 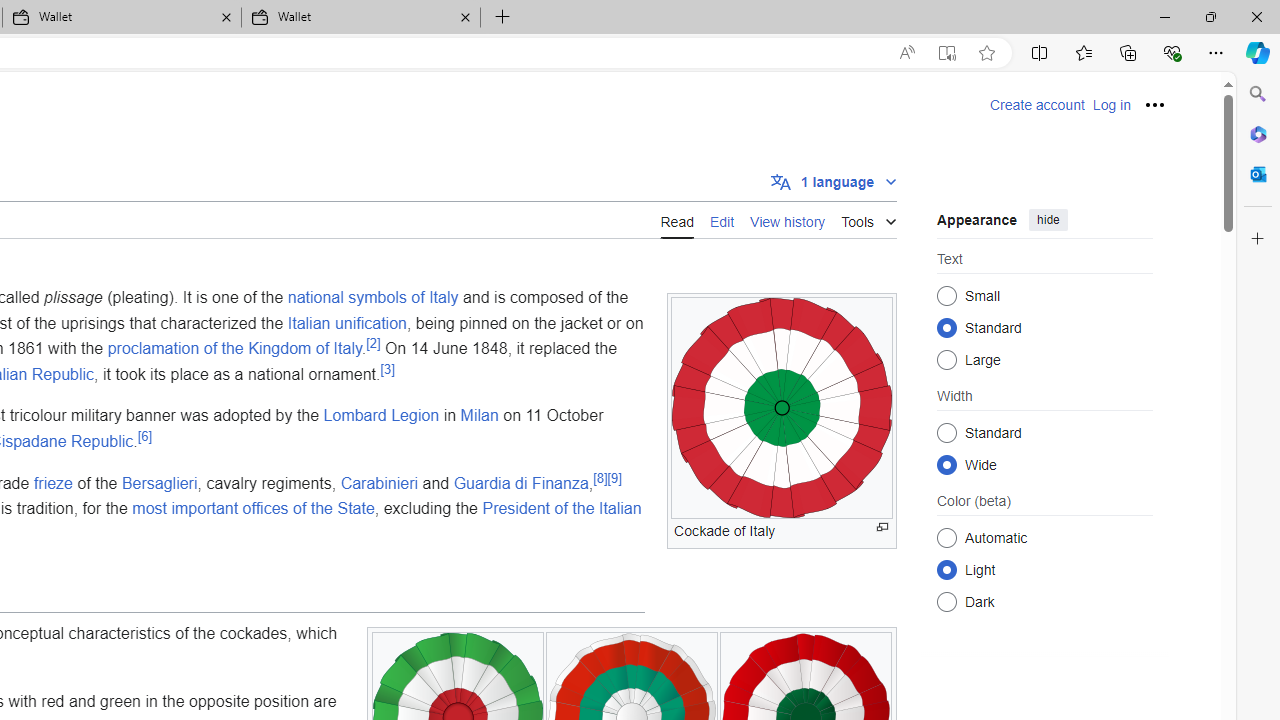 I want to click on '[8]', so click(x=599, y=478).